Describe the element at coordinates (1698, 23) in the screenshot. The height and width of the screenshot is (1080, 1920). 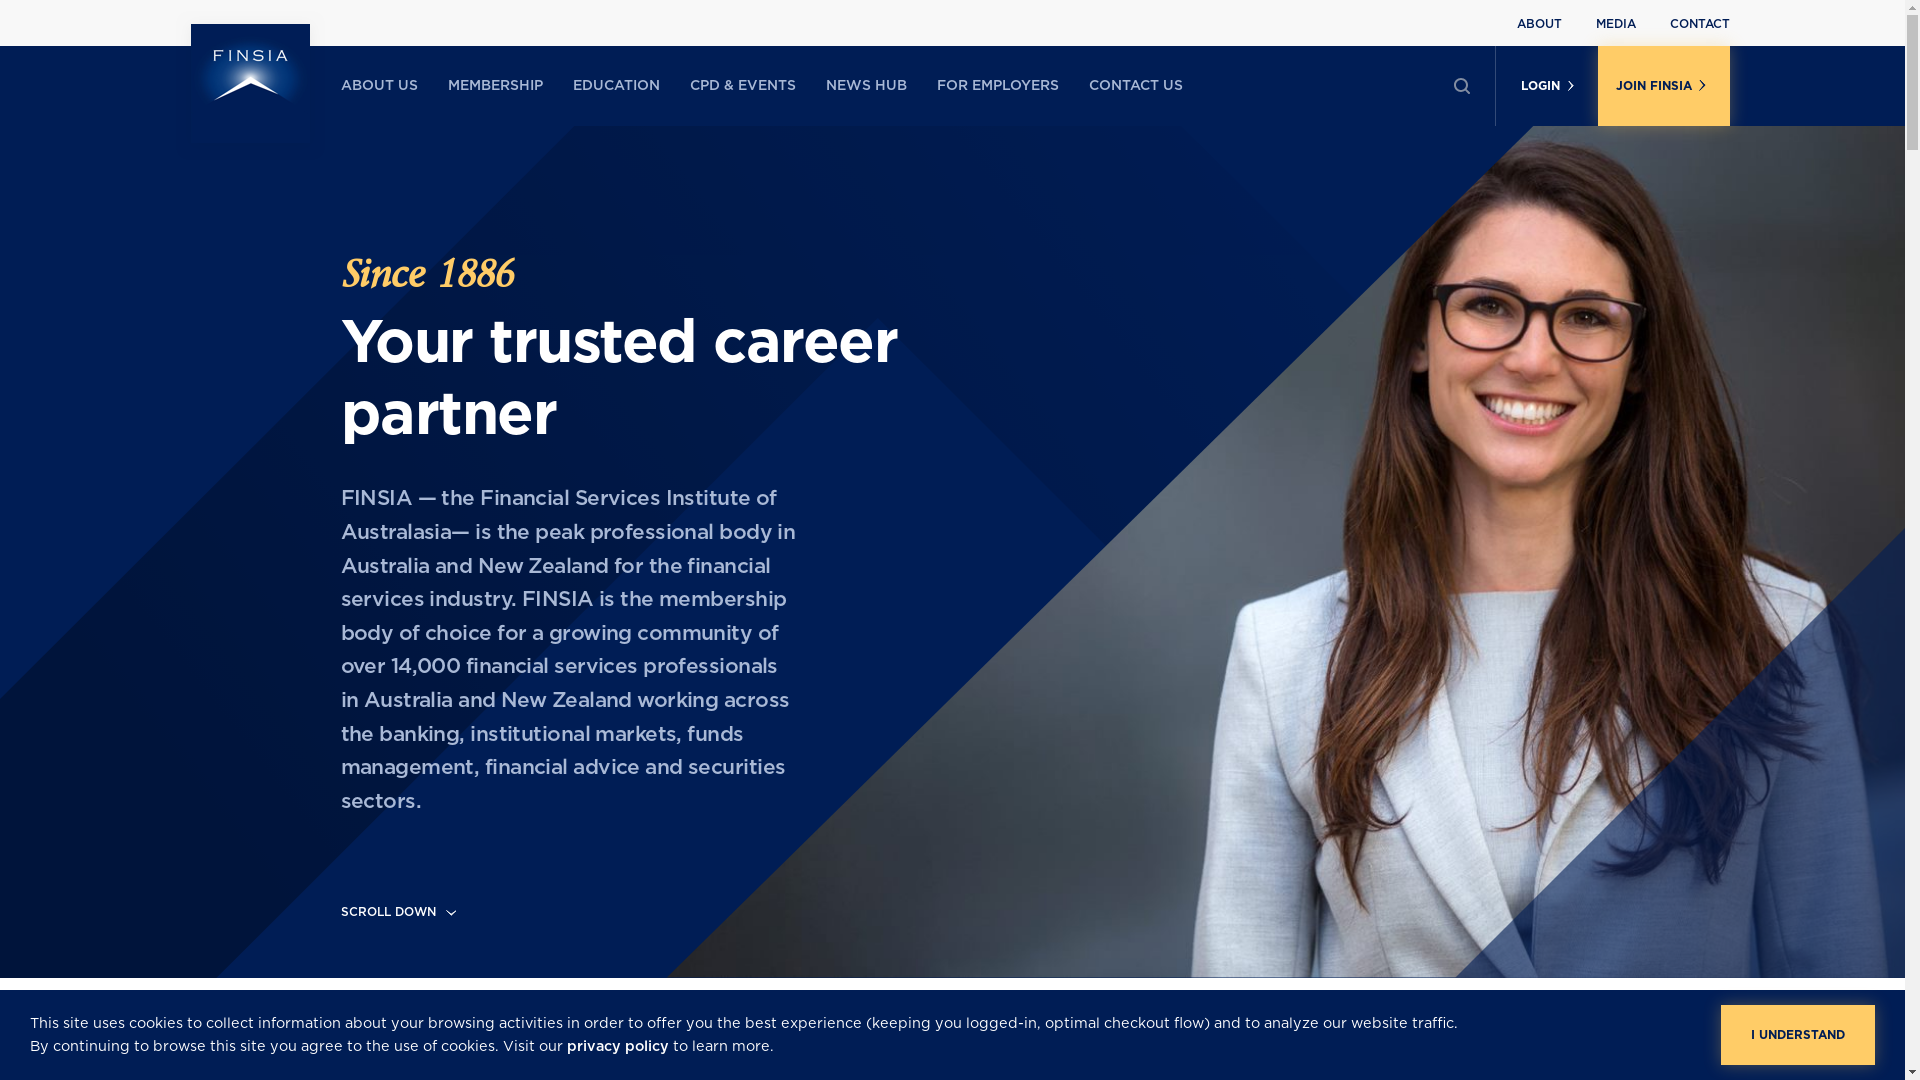
I see `'CONTACT'` at that location.